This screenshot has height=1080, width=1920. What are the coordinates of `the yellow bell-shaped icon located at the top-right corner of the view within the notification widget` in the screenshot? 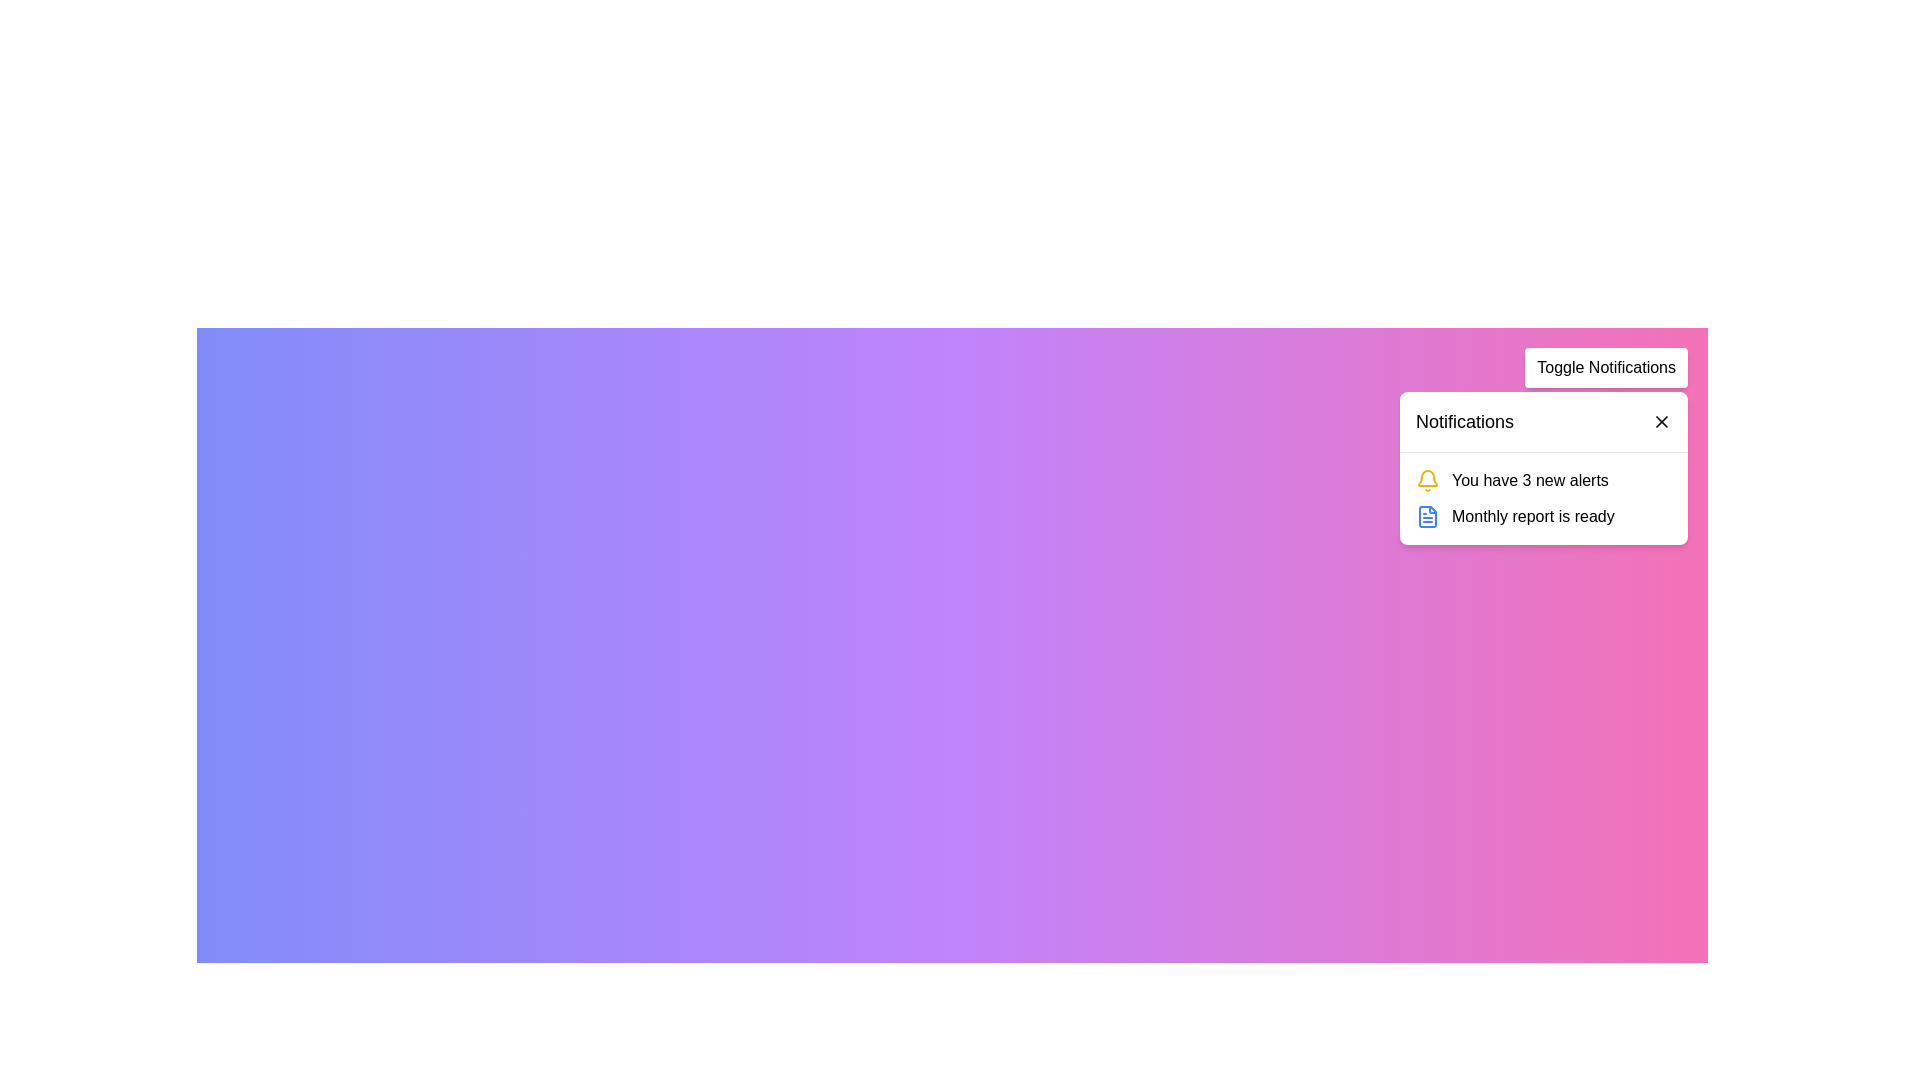 It's located at (1427, 478).